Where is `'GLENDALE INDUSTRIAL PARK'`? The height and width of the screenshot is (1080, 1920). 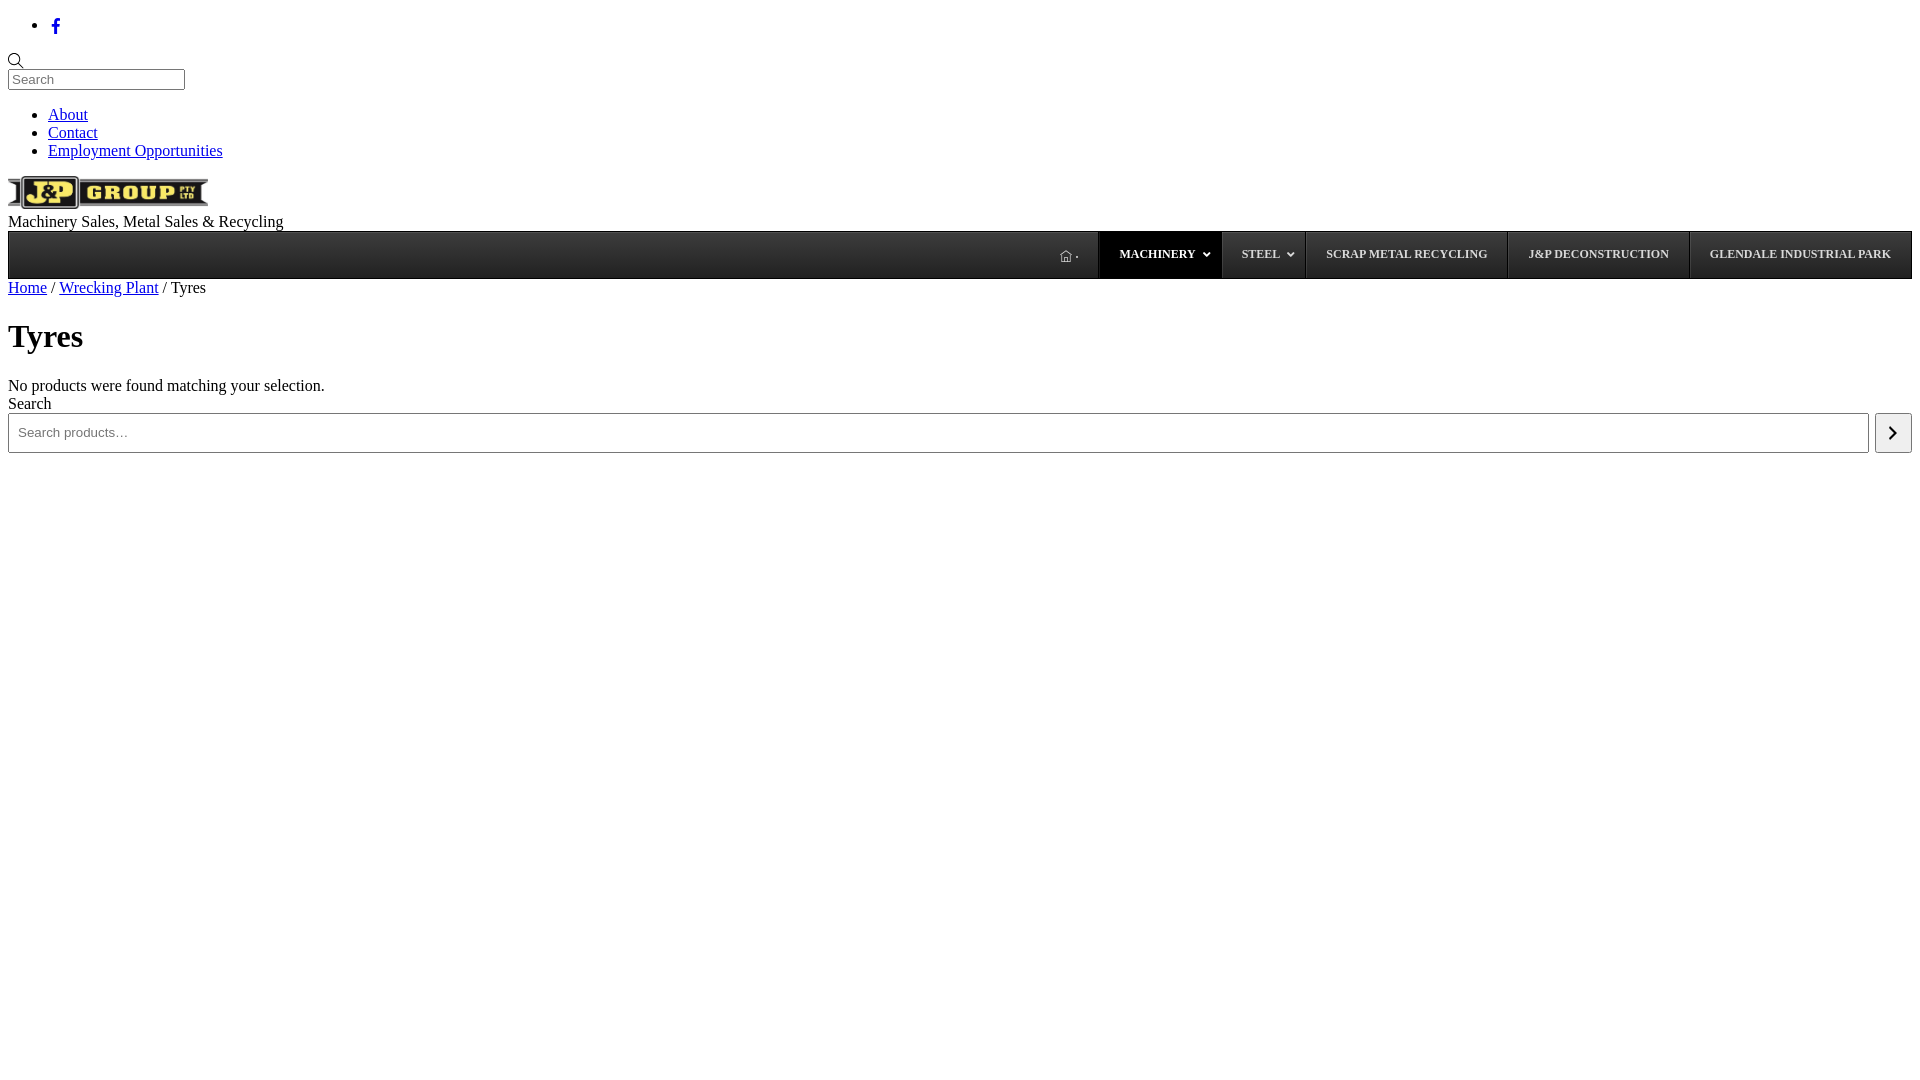
'GLENDALE INDUSTRIAL PARK' is located at coordinates (1800, 253).